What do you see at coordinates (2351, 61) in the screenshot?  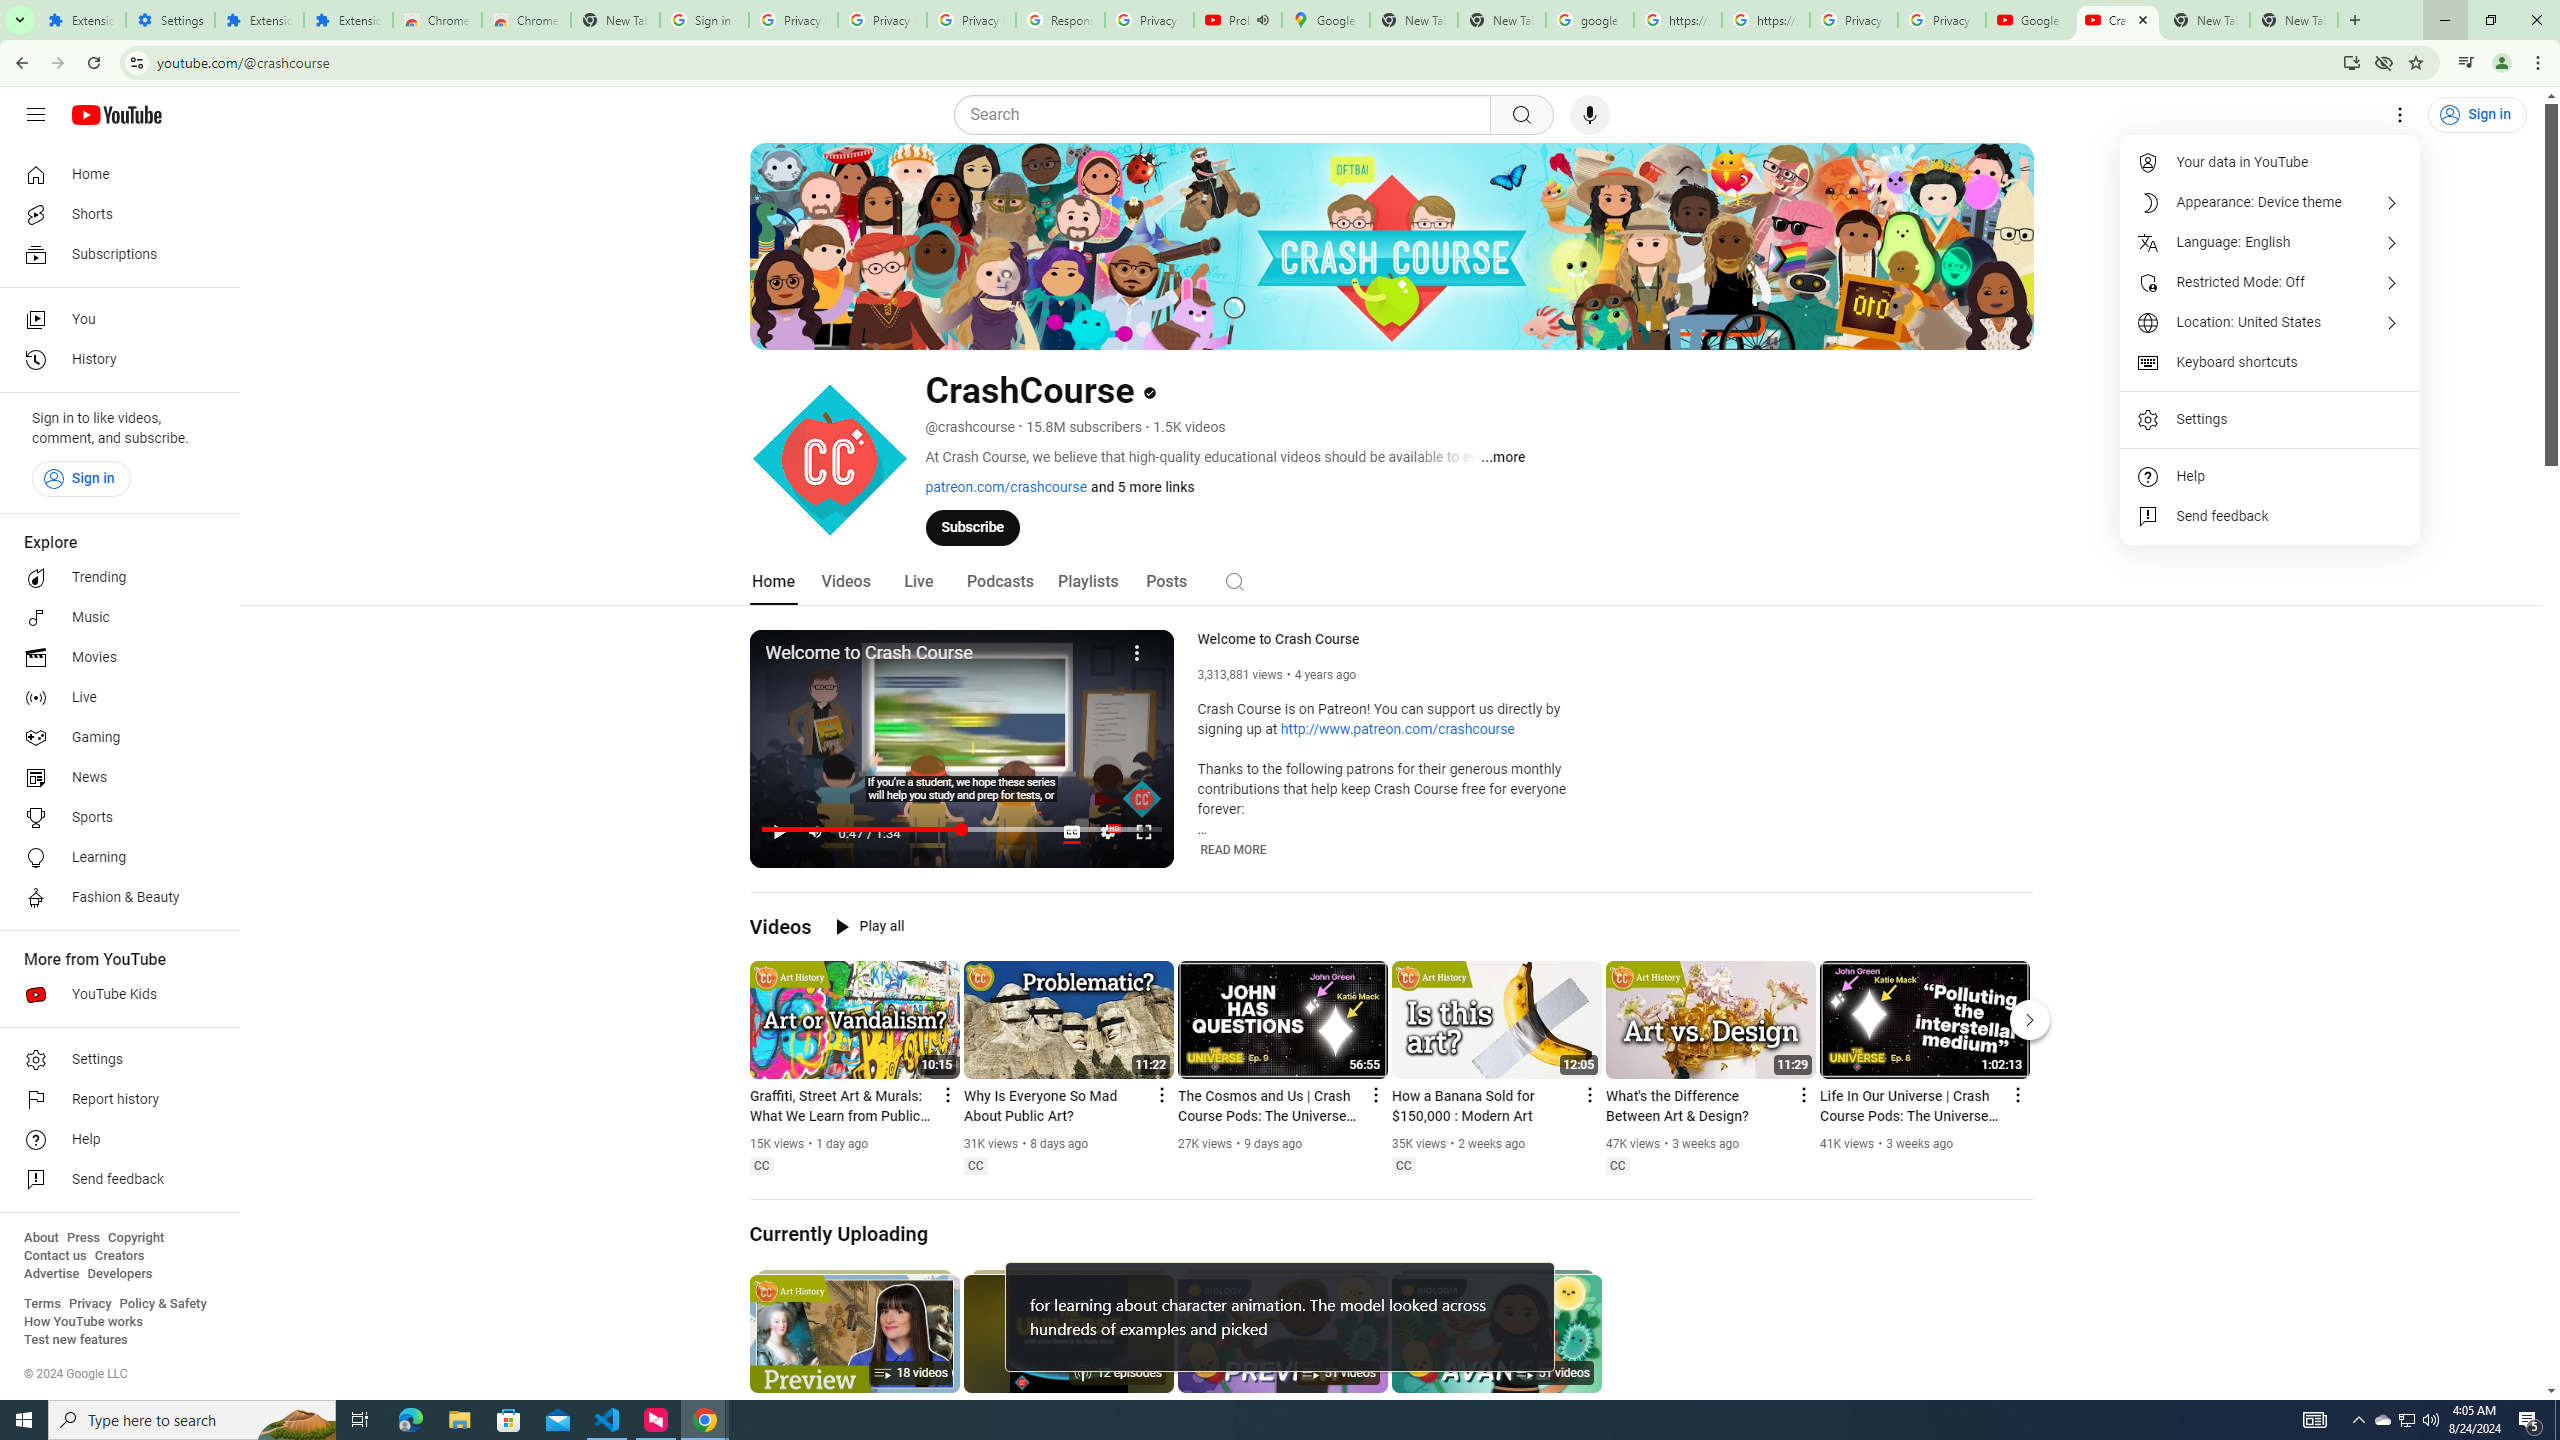 I see `'Install YouTube'` at bounding box center [2351, 61].